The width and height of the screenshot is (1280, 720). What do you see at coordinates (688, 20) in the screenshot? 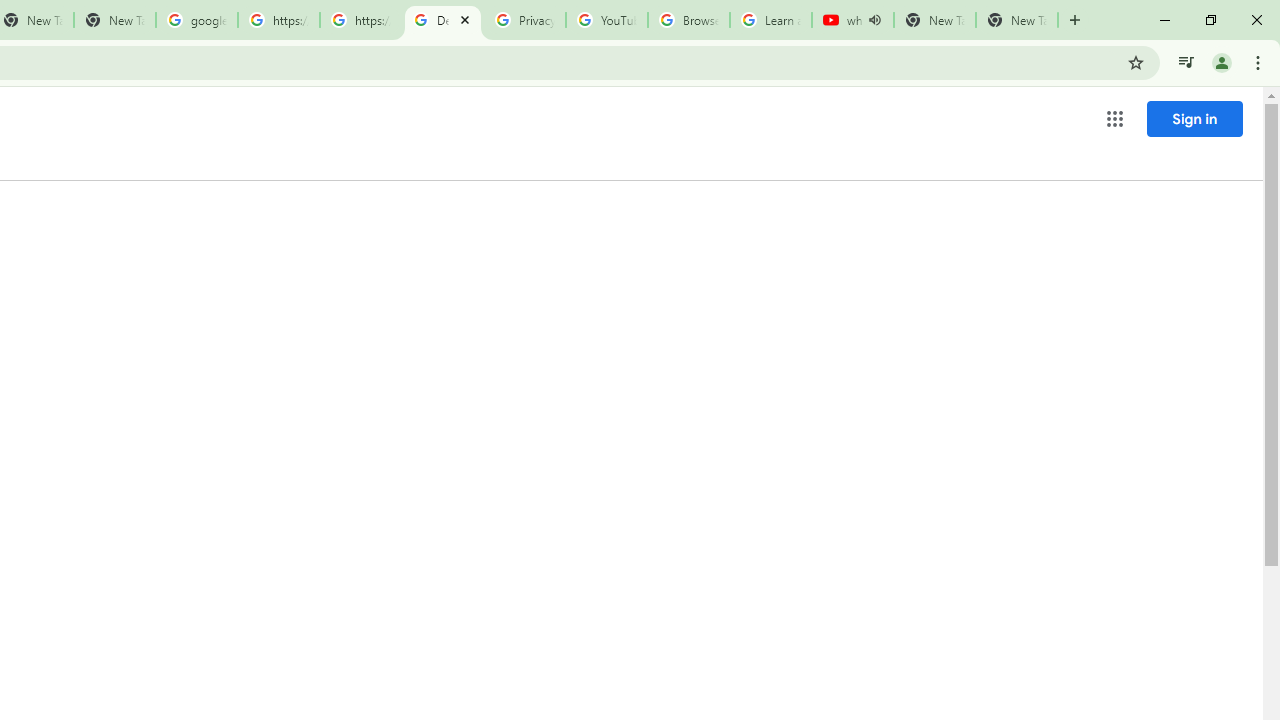
I see `'Browse Chrome as a guest - Computer - Google Chrome Help'` at bounding box center [688, 20].